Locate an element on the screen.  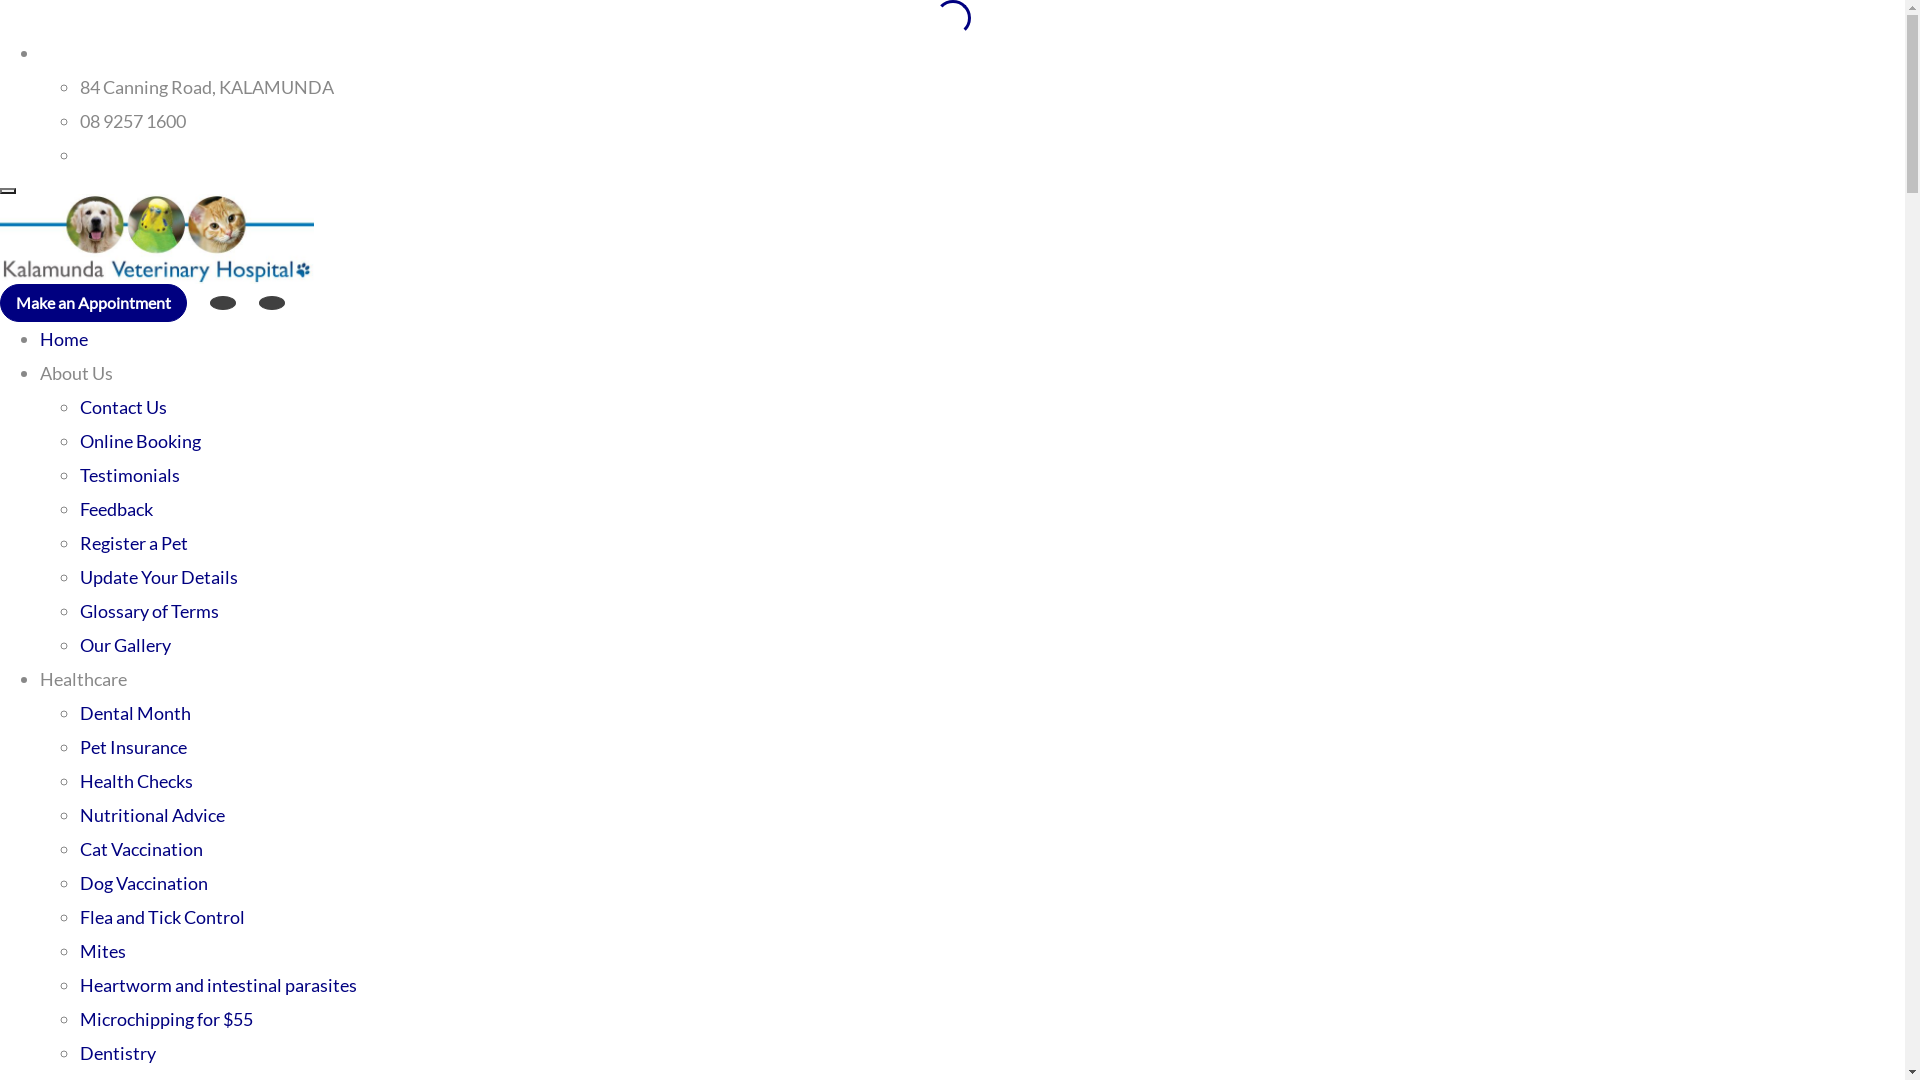
'Dental Month' is located at coordinates (134, 712).